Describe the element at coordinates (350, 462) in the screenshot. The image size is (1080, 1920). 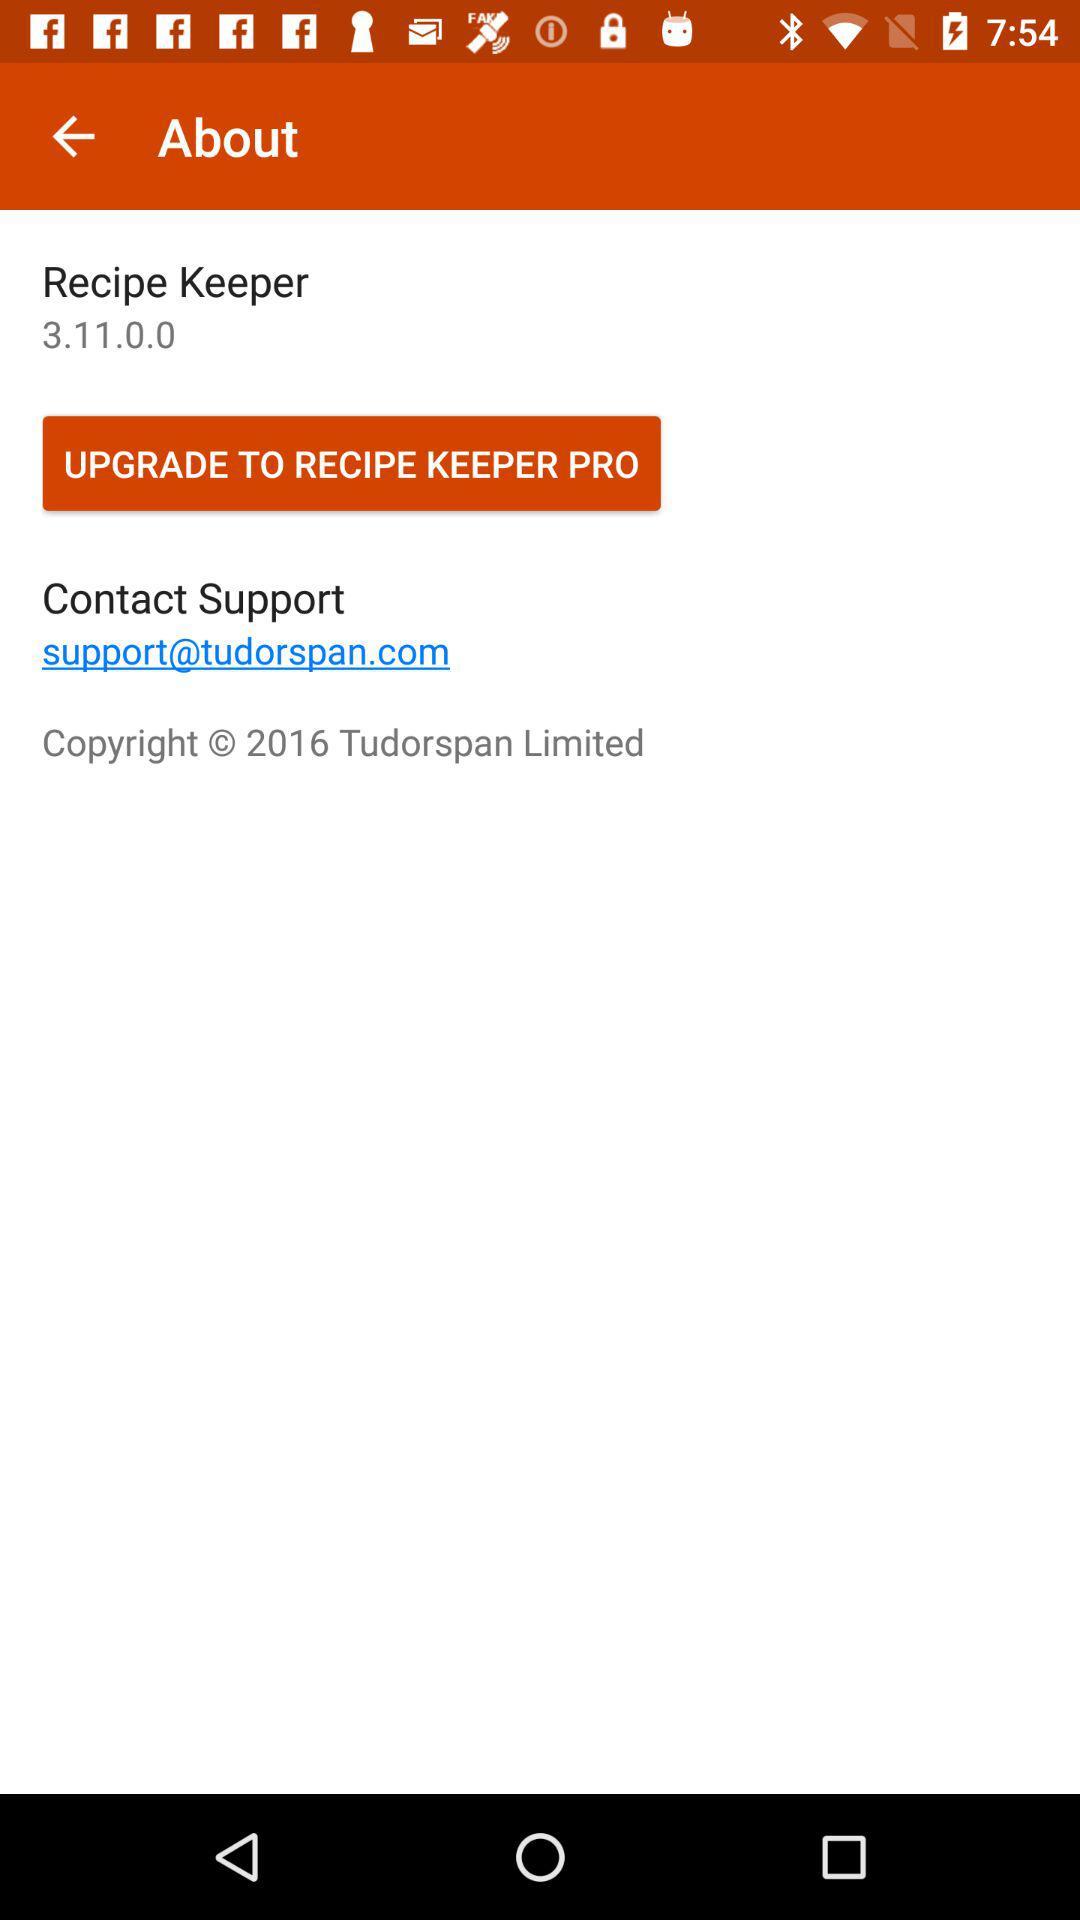
I see `the item below the 3 11 0 icon` at that location.